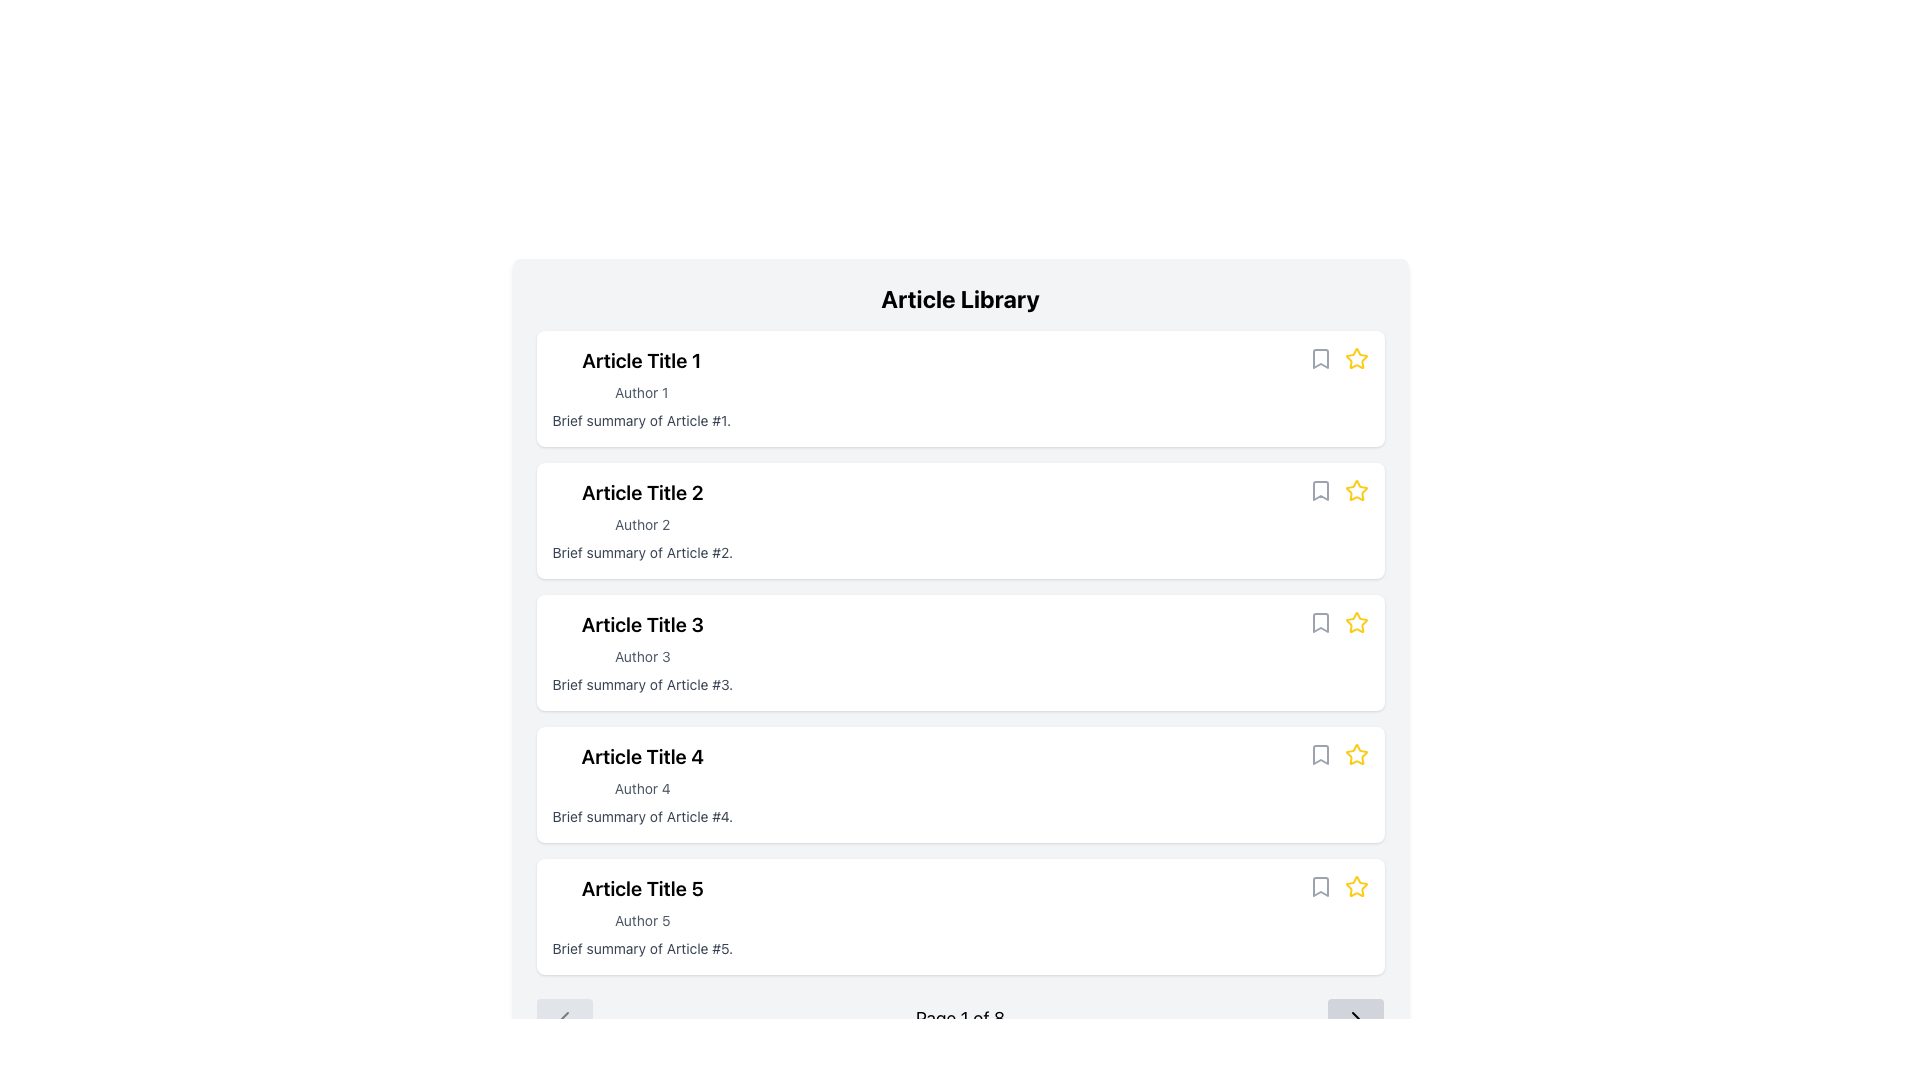 Image resolution: width=1920 pixels, height=1080 pixels. Describe the element at coordinates (1320, 622) in the screenshot. I see `the bookmark icon, which is an outlined book corner styled in muted gray, located in the rightmost section of the row for 'Article Title 3'` at that location.